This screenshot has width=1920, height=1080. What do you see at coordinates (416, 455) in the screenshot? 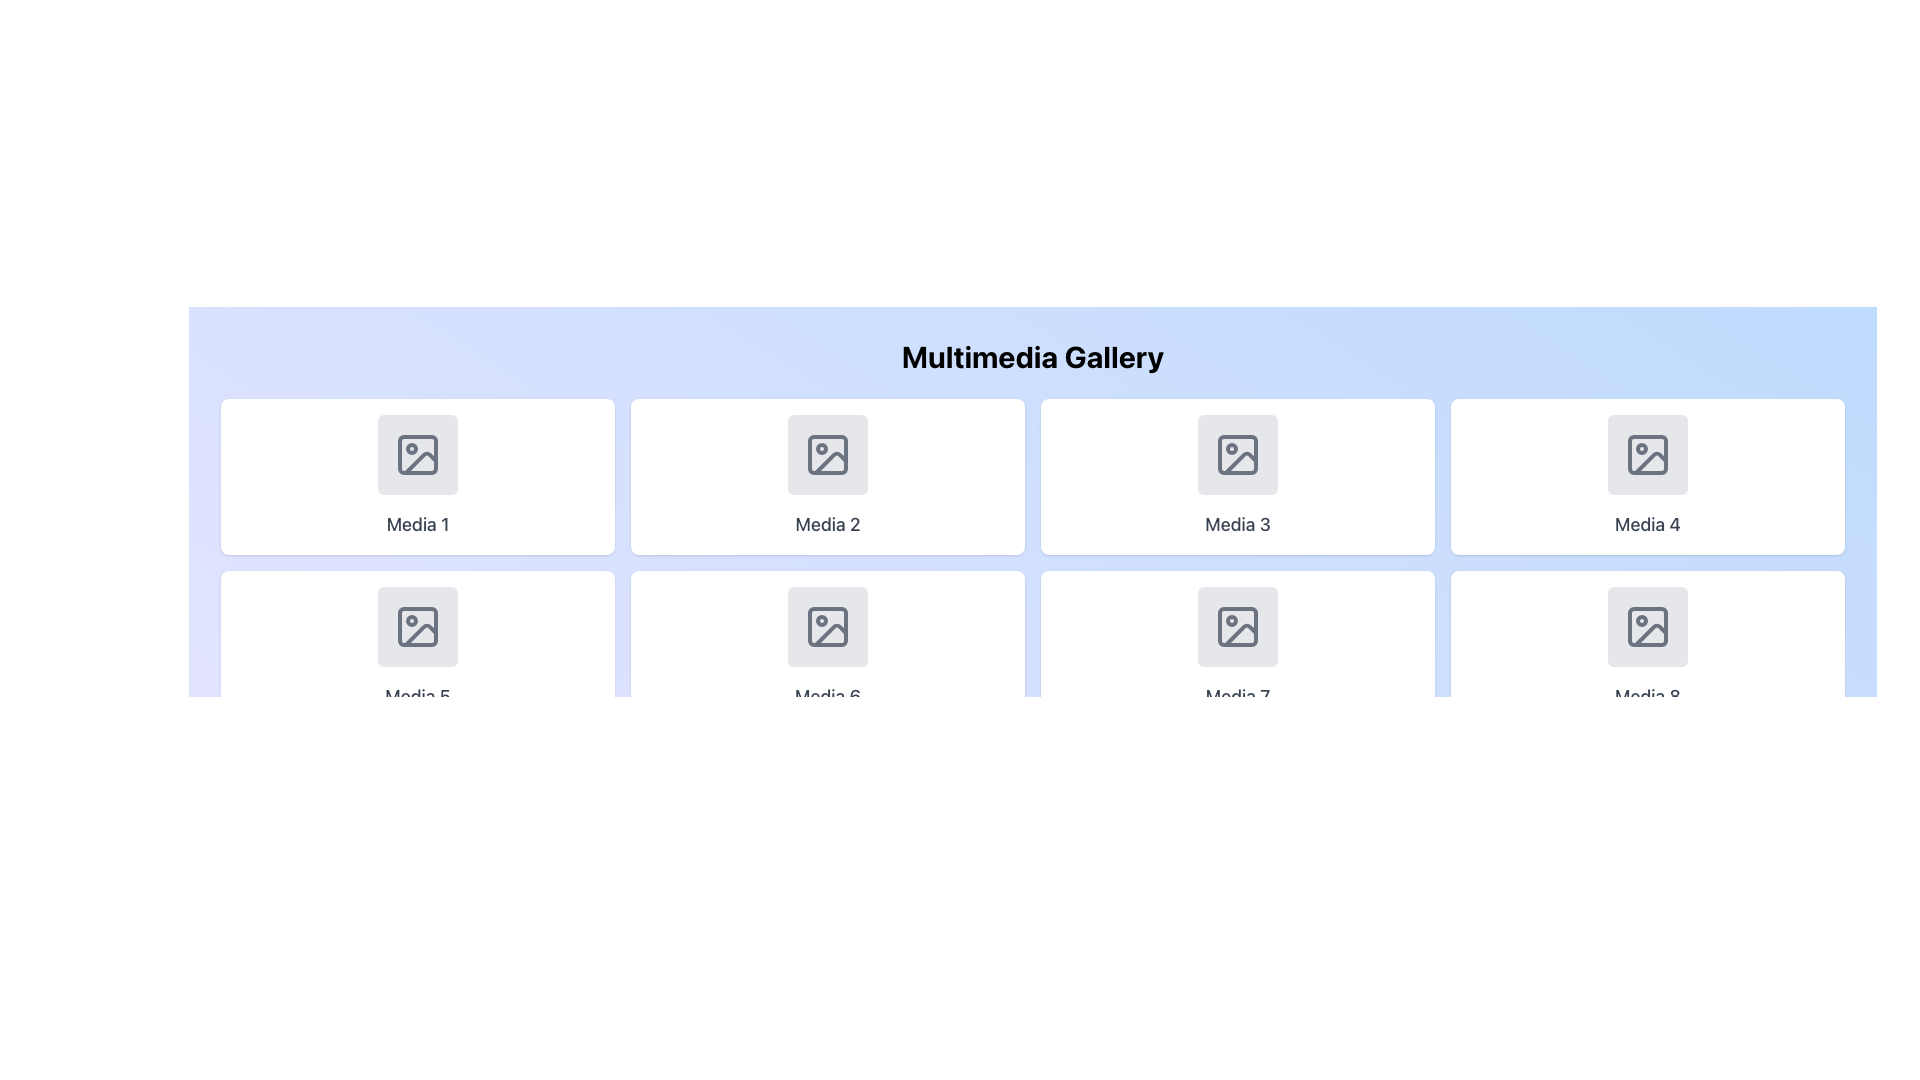
I see `the decorative rectangle with rounded corners in the top-left corner of the 'Media 1' cell within the SVG graphic` at bounding box center [416, 455].